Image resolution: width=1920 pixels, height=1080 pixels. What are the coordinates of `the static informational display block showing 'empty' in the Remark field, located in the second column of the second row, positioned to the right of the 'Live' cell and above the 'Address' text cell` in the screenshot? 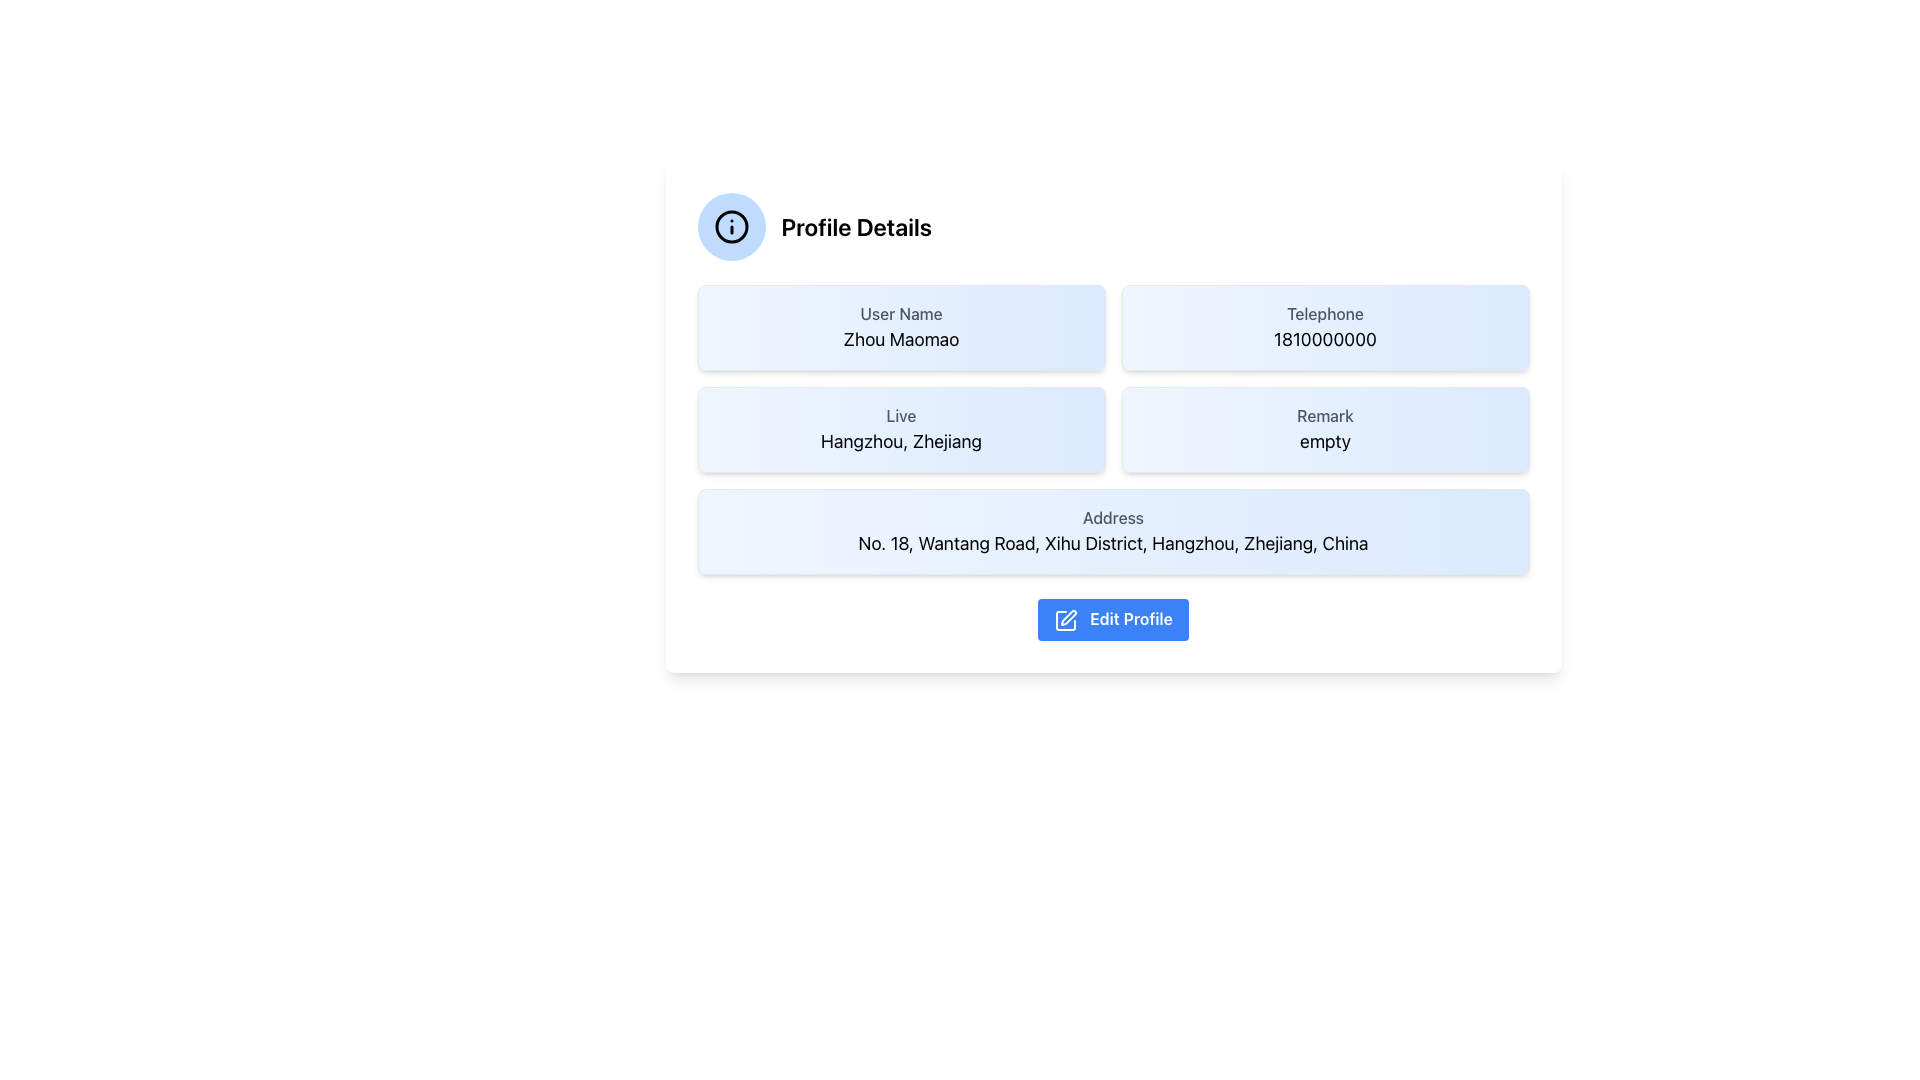 It's located at (1325, 428).